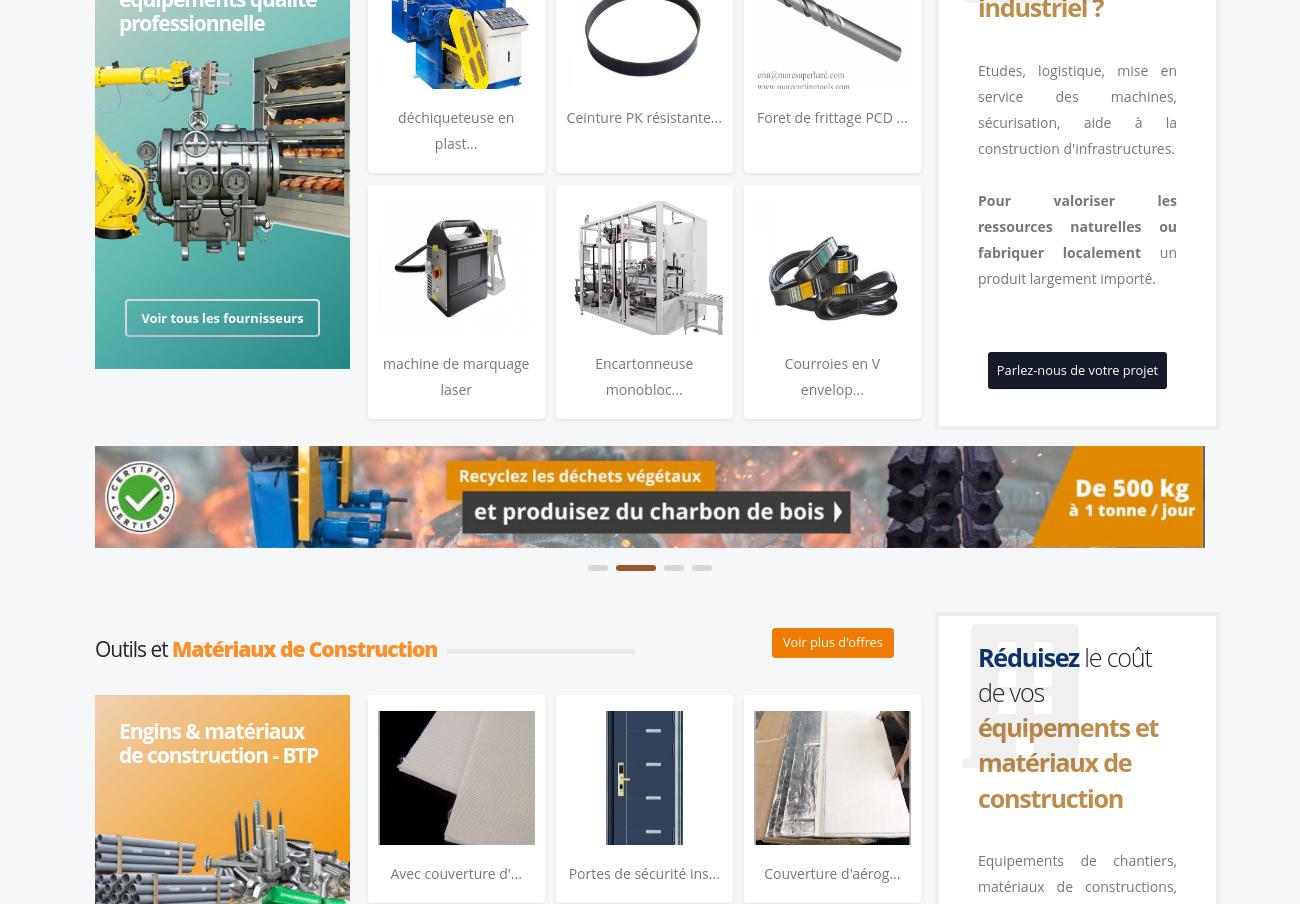  I want to click on 'déchiqueteuse en plast...', so click(455, 129).